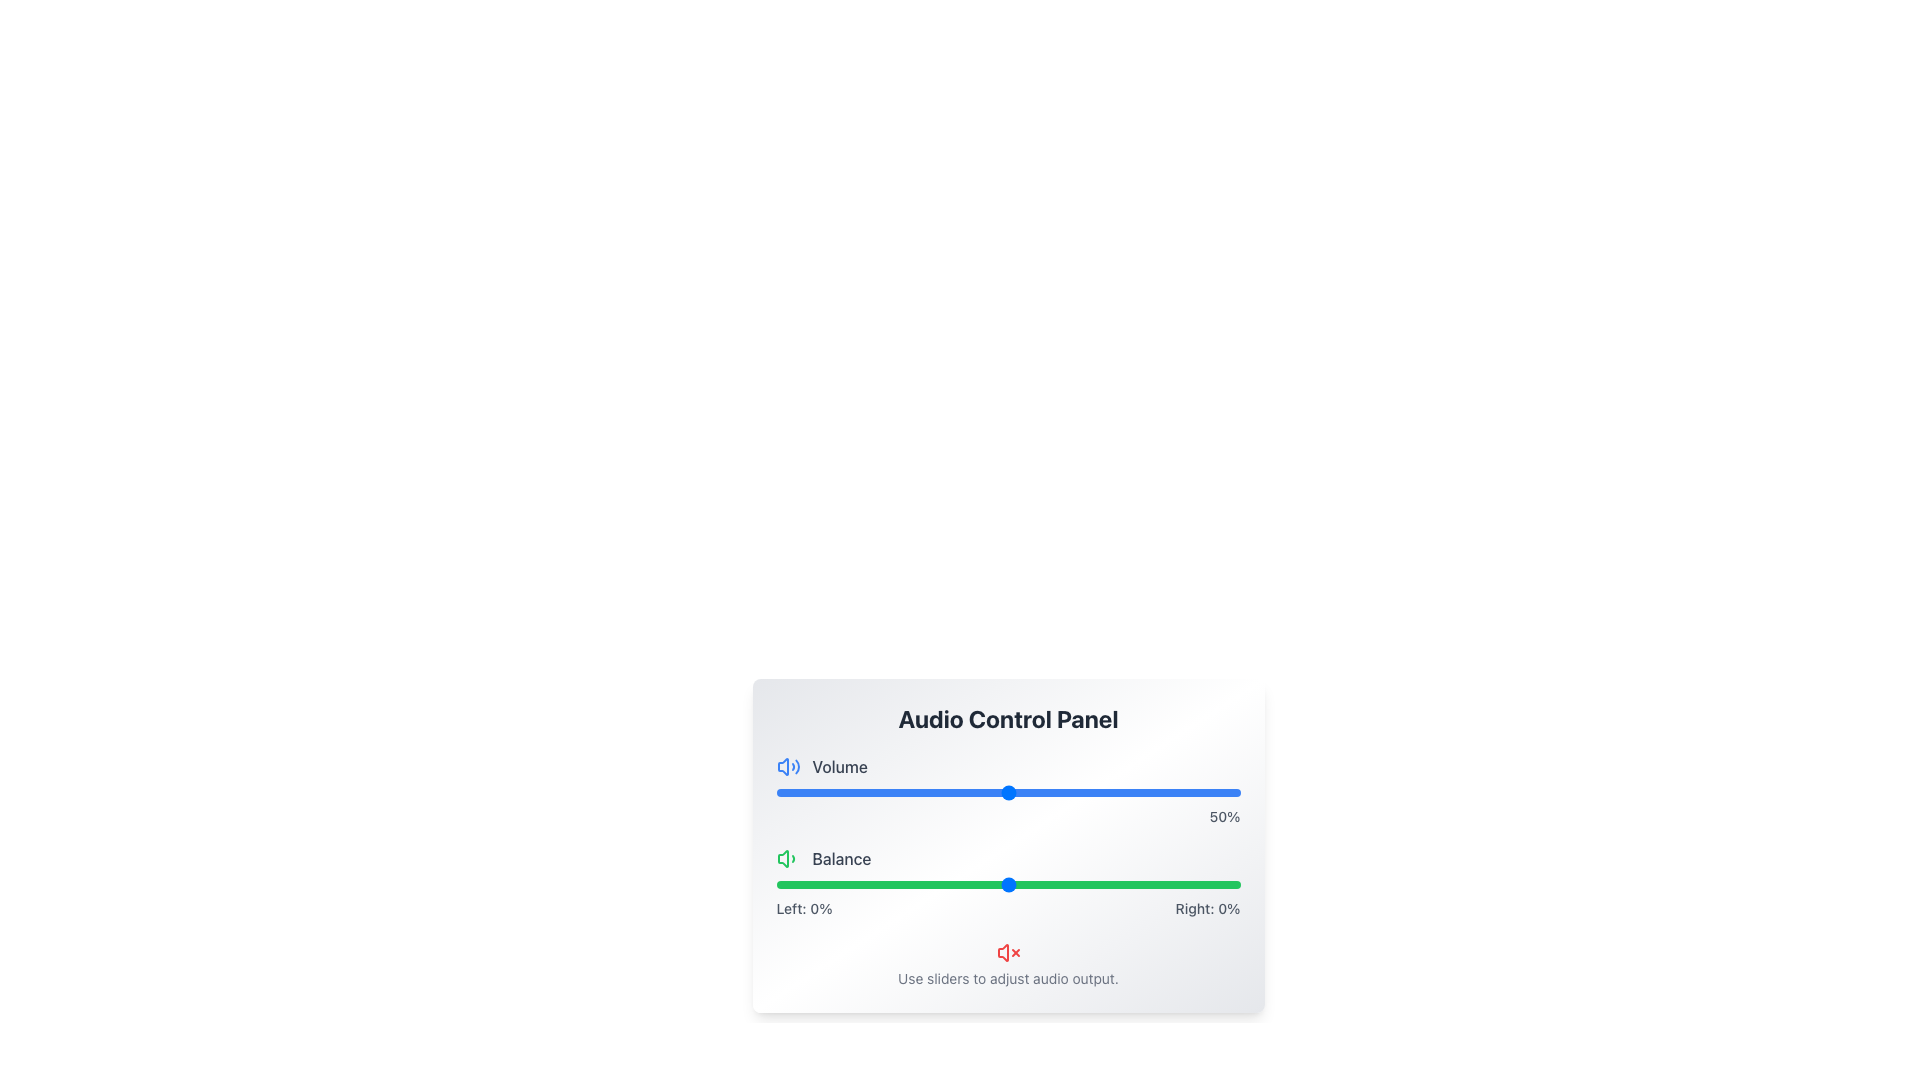 This screenshot has height=1080, width=1920. Describe the element at coordinates (1207, 909) in the screenshot. I see `the static text label displaying the balance percentage for the right channel of the audio output, located at the bottom-right of the interface` at that location.